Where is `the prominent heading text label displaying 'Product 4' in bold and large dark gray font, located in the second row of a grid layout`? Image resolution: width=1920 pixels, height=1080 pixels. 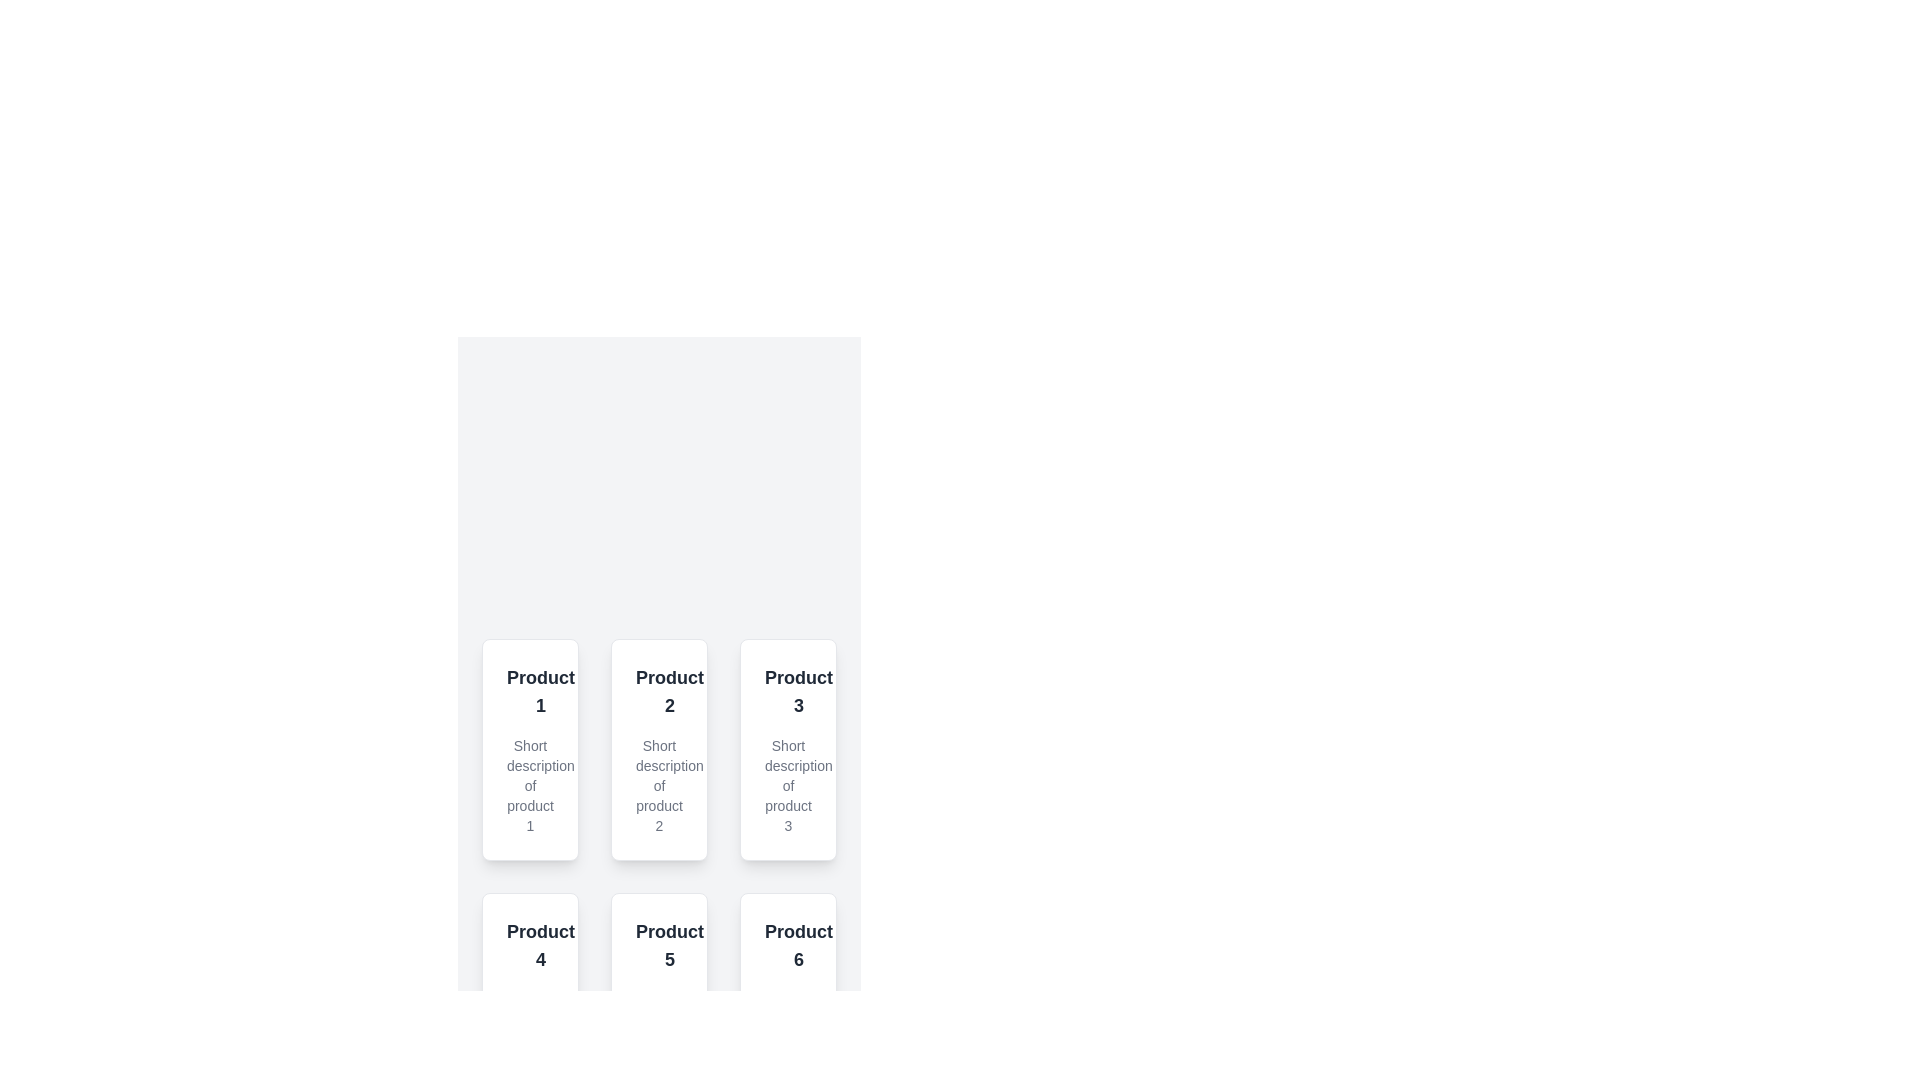 the prominent heading text label displaying 'Product 4' in bold and large dark gray font, located in the second row of a grid layout is located at coordinates (541, 945).